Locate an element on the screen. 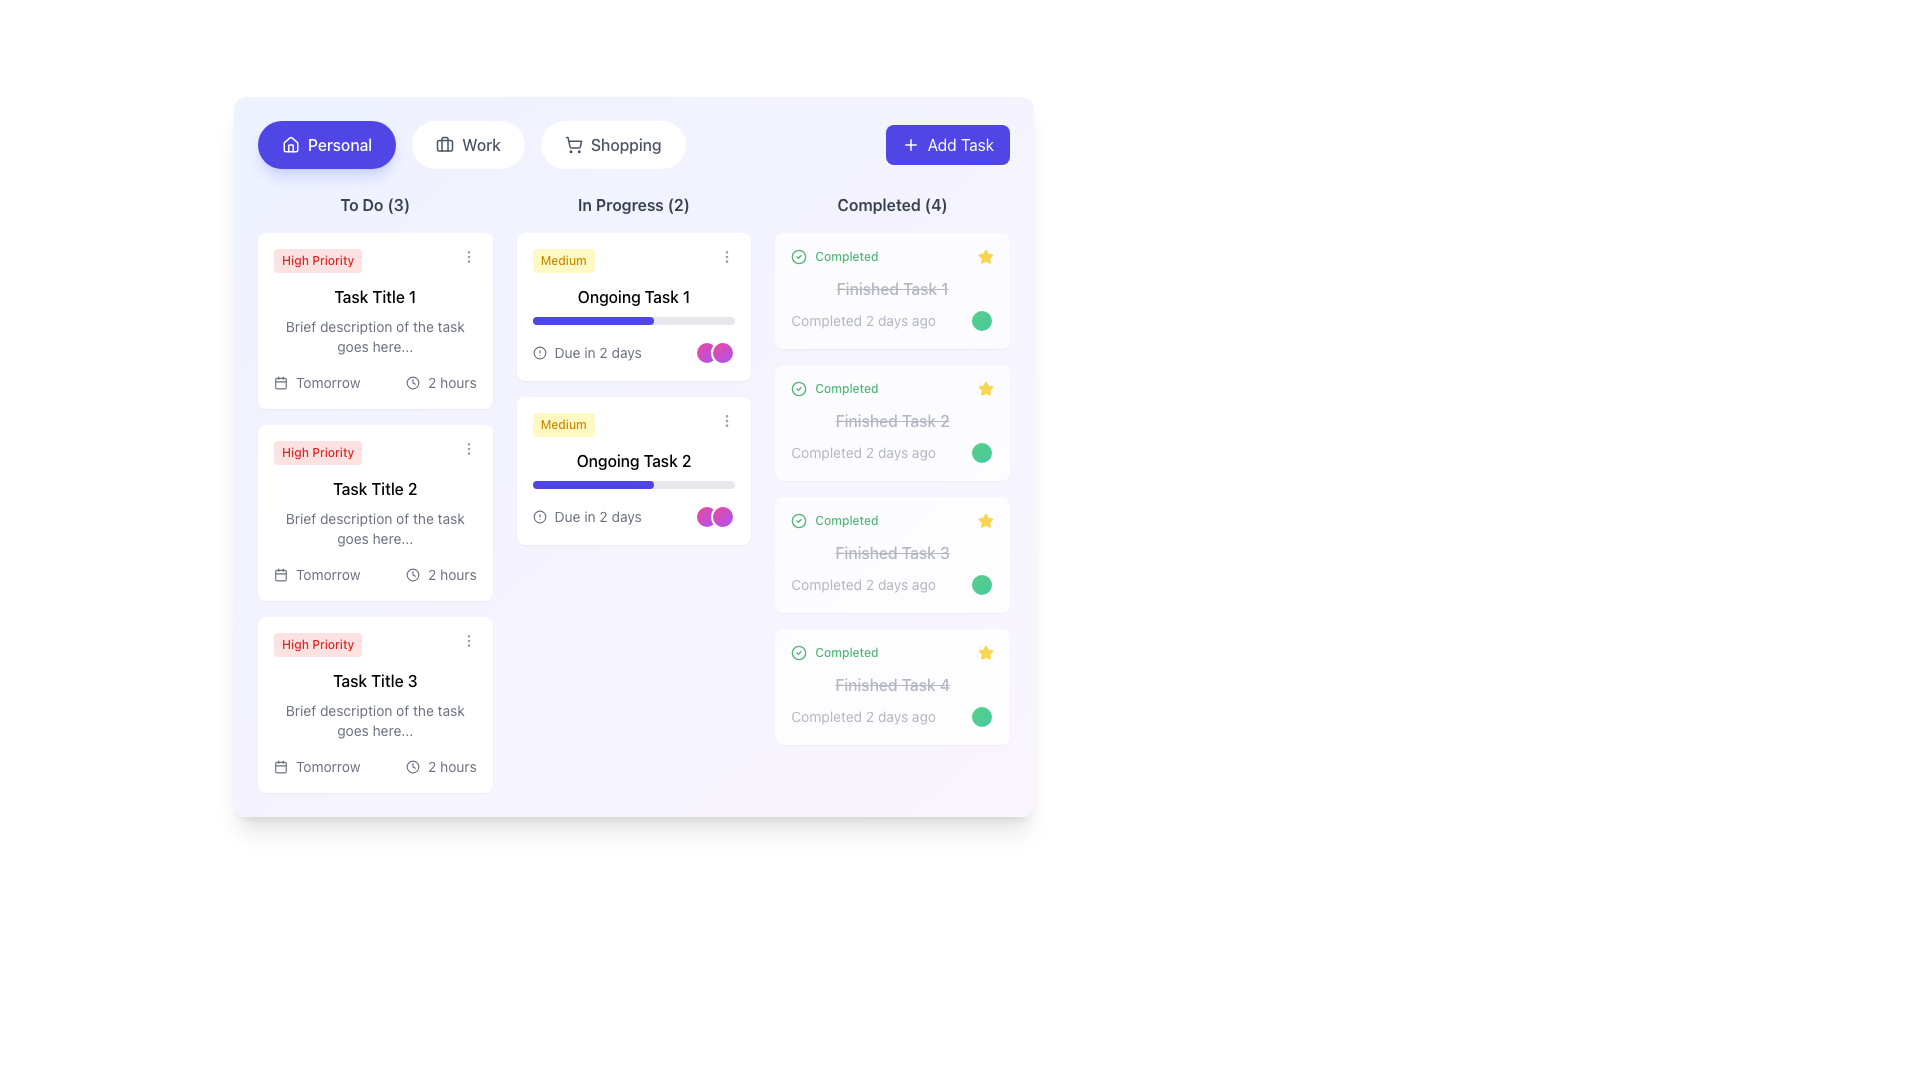 Image resolution: width=1920 pixels, height=1080 pixels. the text label displaying 'Task Title 3' which is located in the third card of the 'To Do' column, underneath the 'High Priority' label is located at coordinates (375, 680).